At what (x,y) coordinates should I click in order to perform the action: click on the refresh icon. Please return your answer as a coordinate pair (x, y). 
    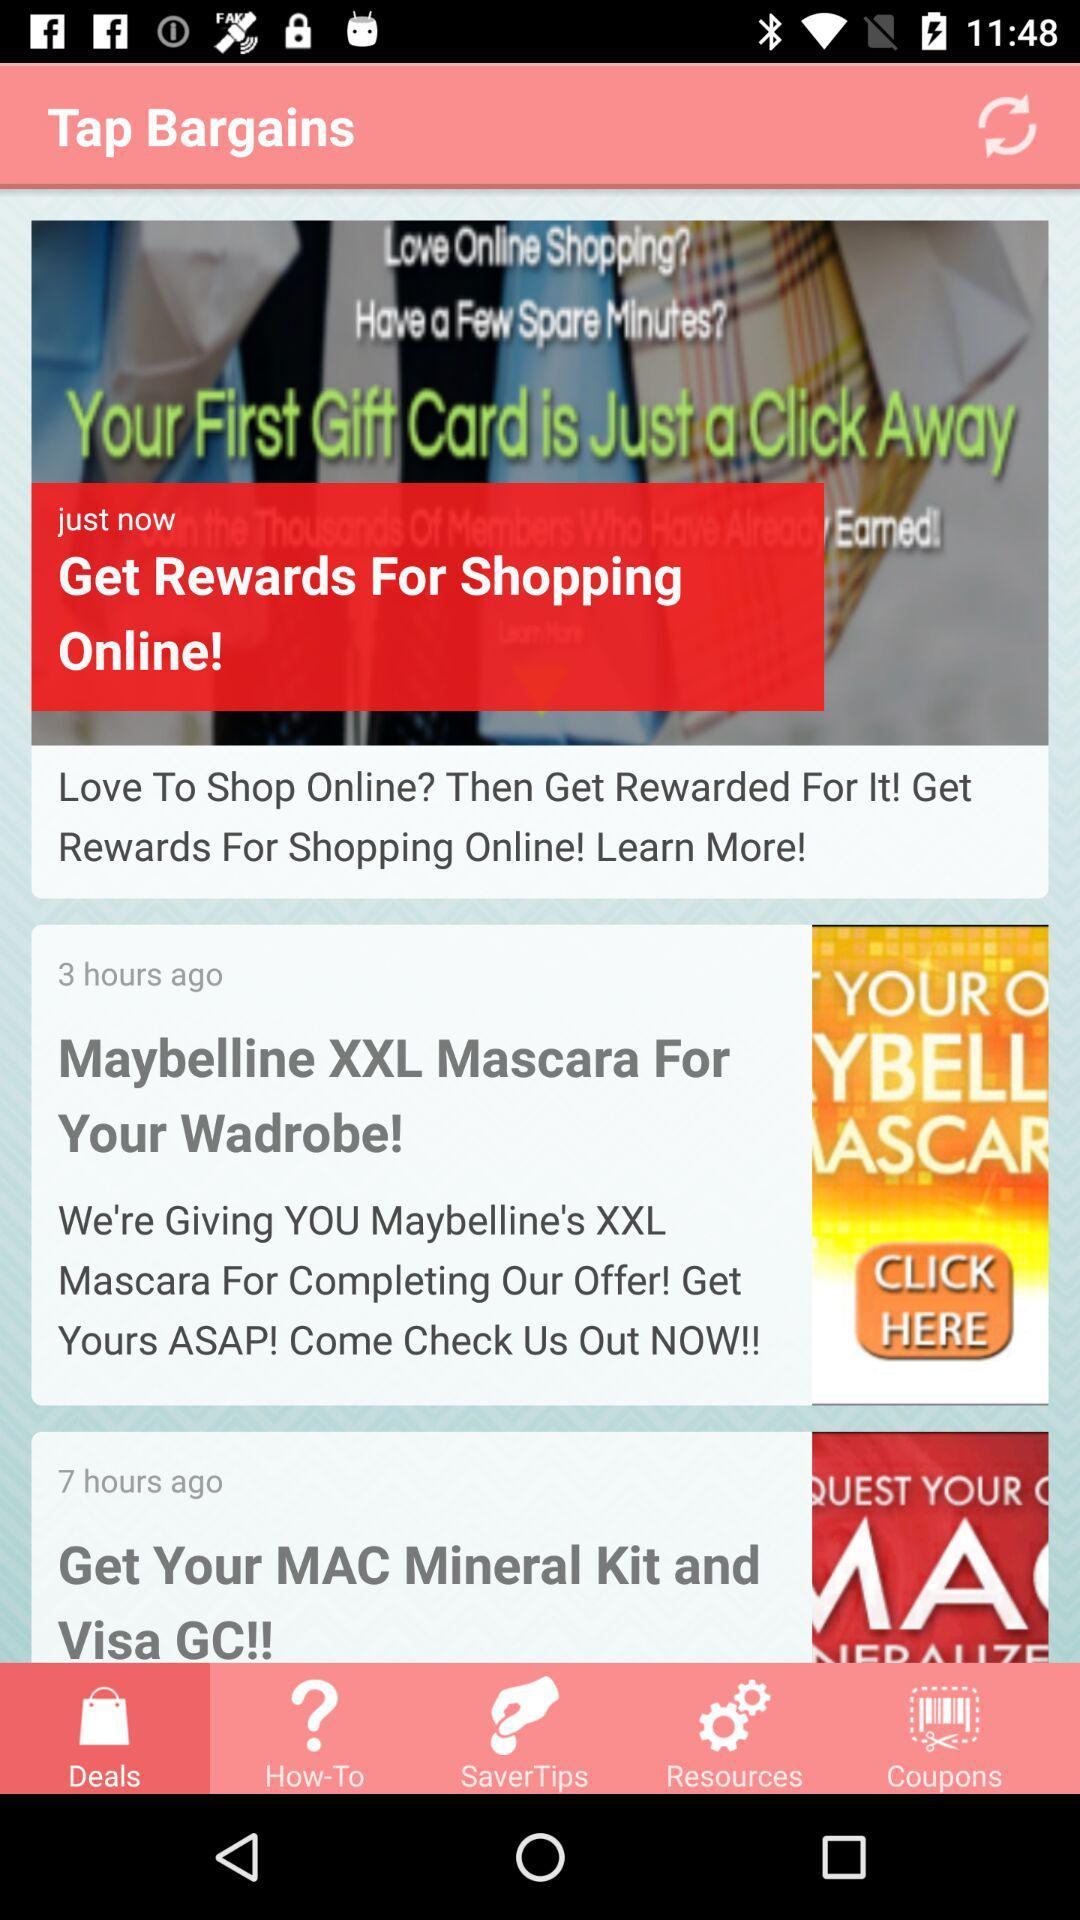
    Looking at the image, I should click on (1006, 124).